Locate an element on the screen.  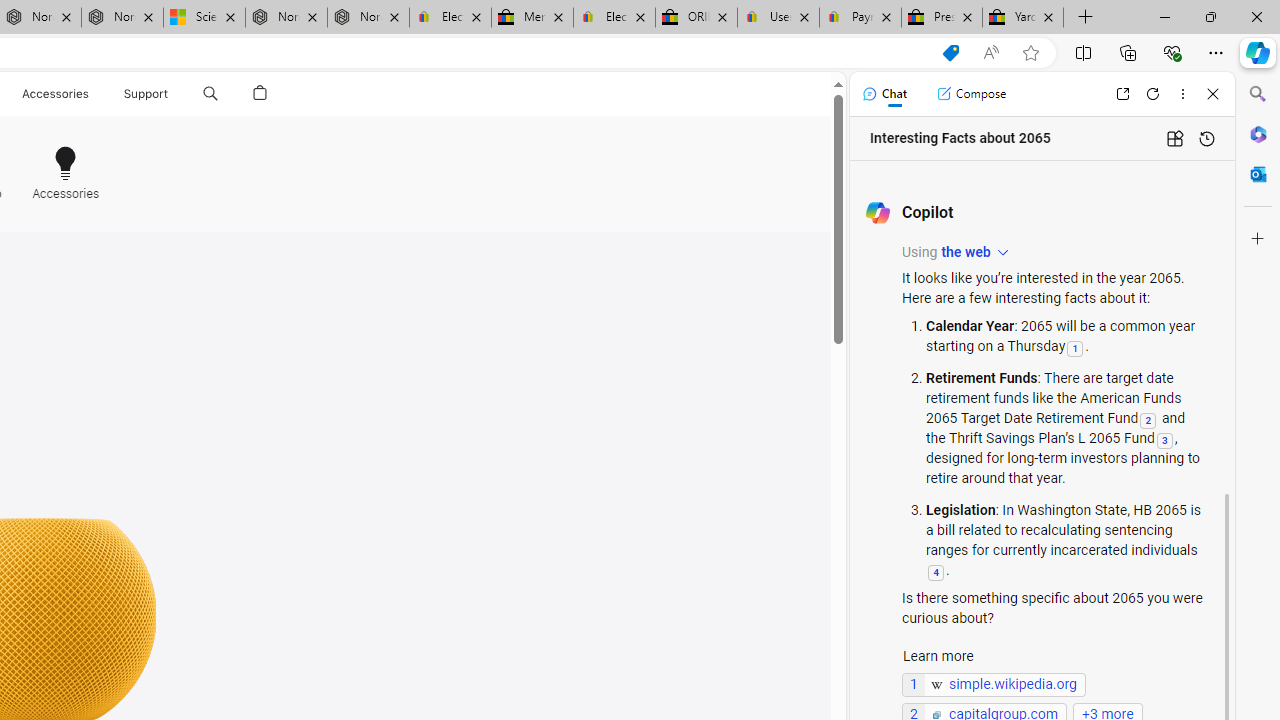
'User Privacy Notice | eBay' is located at coordinates (777, 17).